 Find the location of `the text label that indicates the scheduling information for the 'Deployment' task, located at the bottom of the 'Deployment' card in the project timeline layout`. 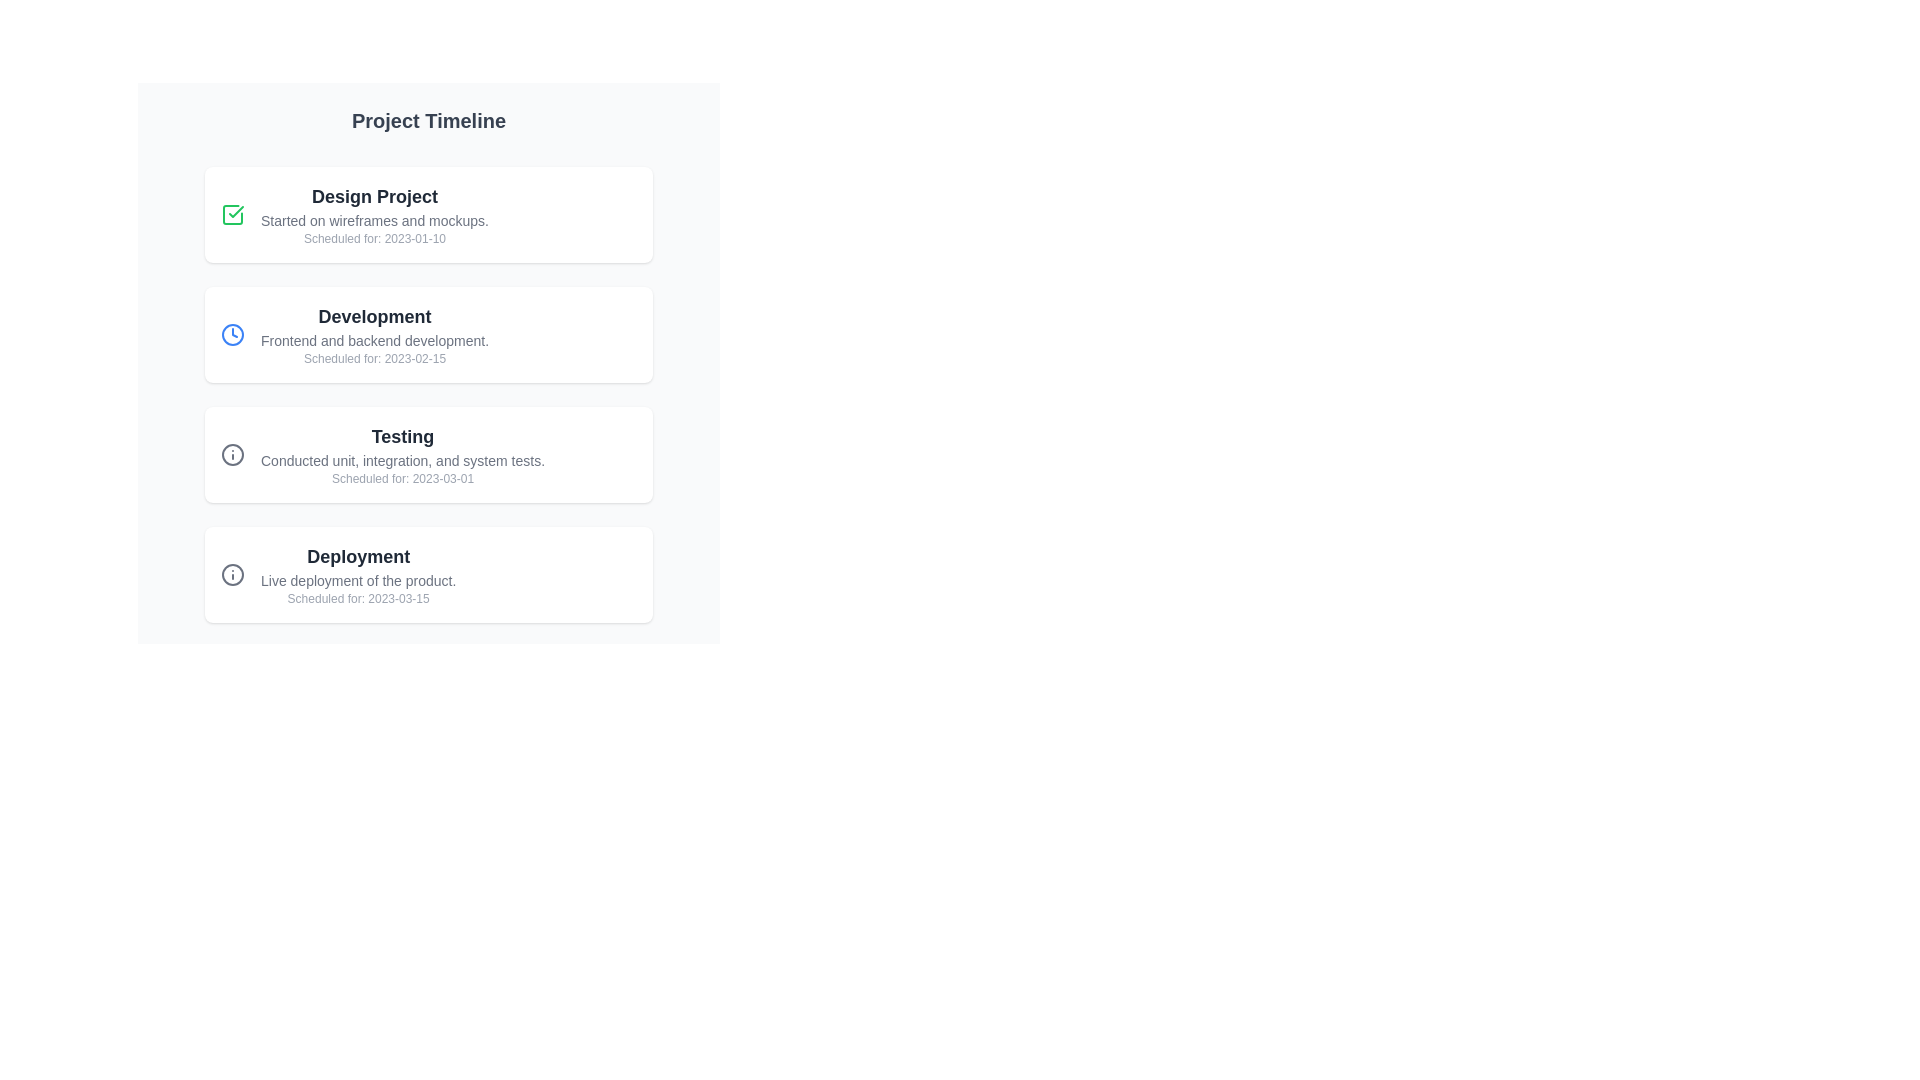

the text label that indicates the scheduling information for the 'Deployment' task, located at the bottom of the 'Deployment' card in the project timeline layout is located at coordinates (358, 597).